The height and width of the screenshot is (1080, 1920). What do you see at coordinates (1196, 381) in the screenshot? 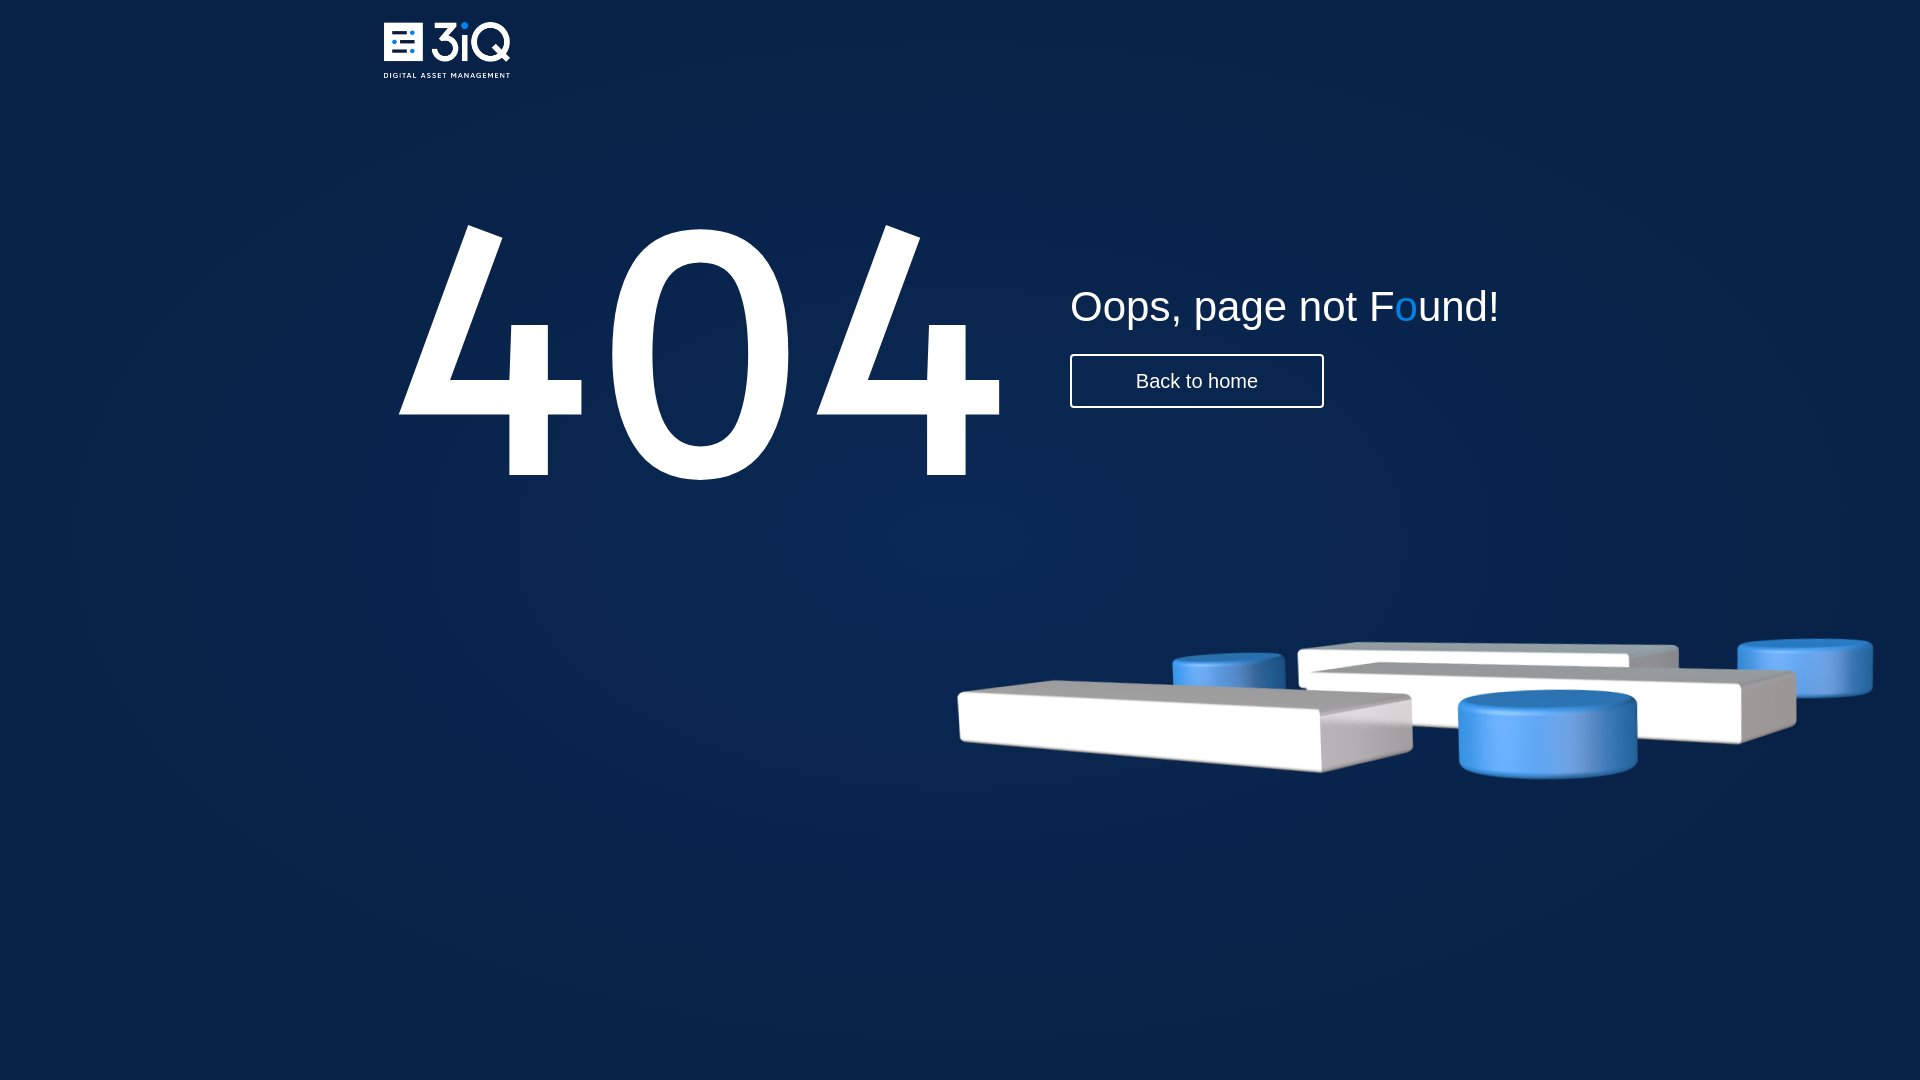
I see `'Back to home'` at bounding box center [1196, 381].